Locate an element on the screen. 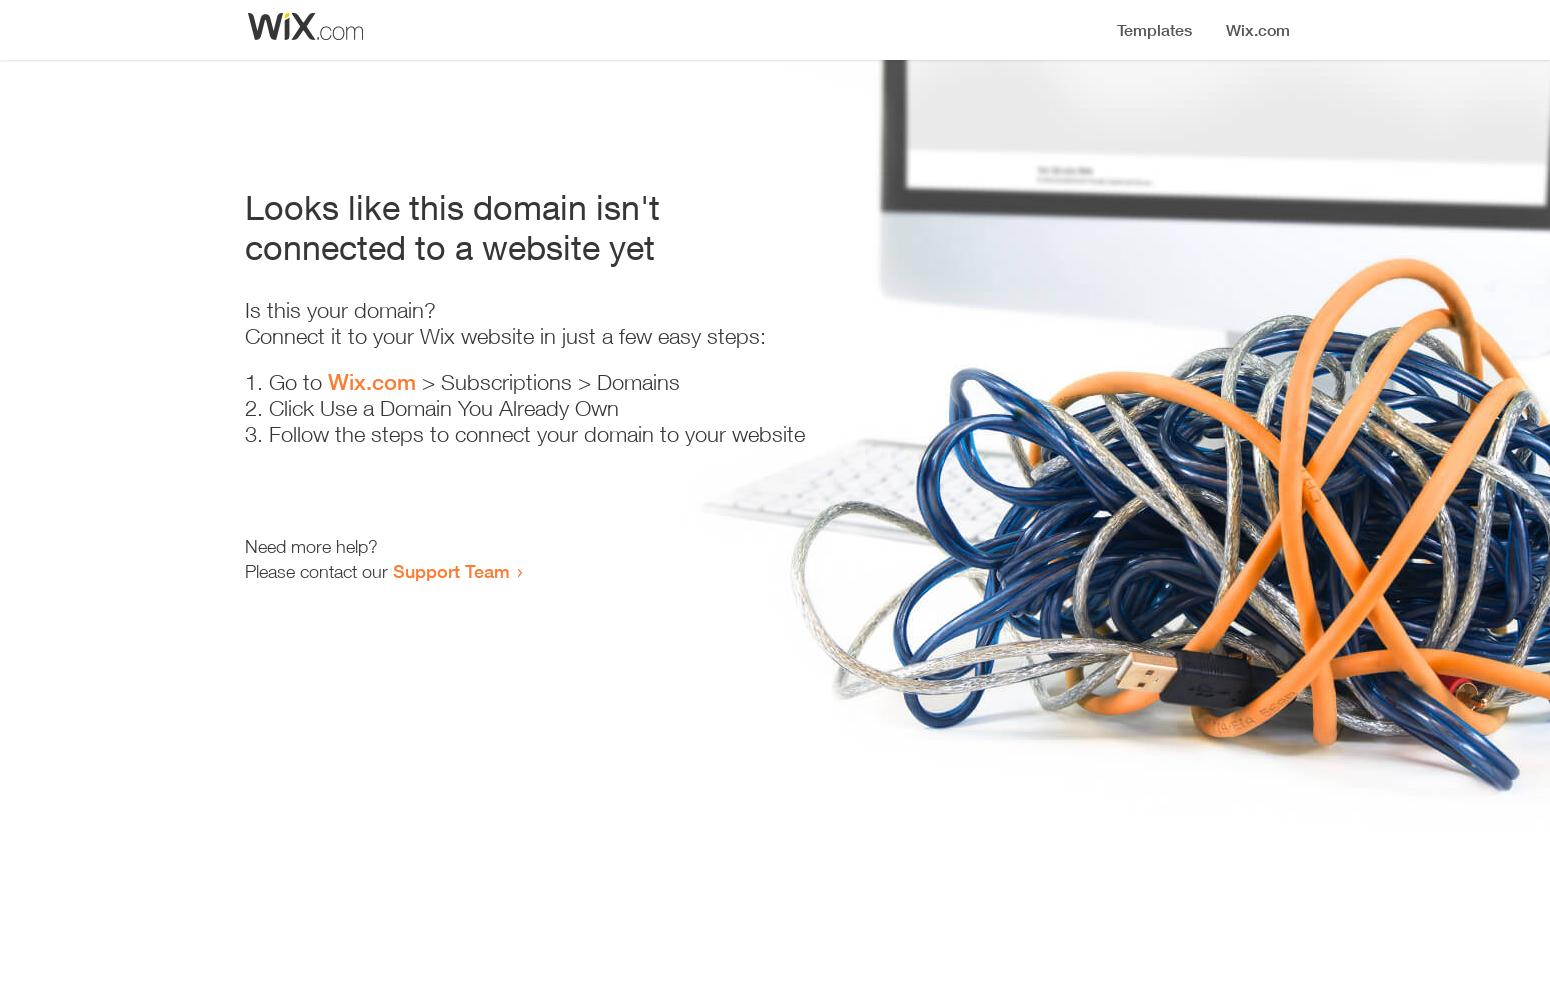  'Please contact our' is located at coordinates (317, 570).